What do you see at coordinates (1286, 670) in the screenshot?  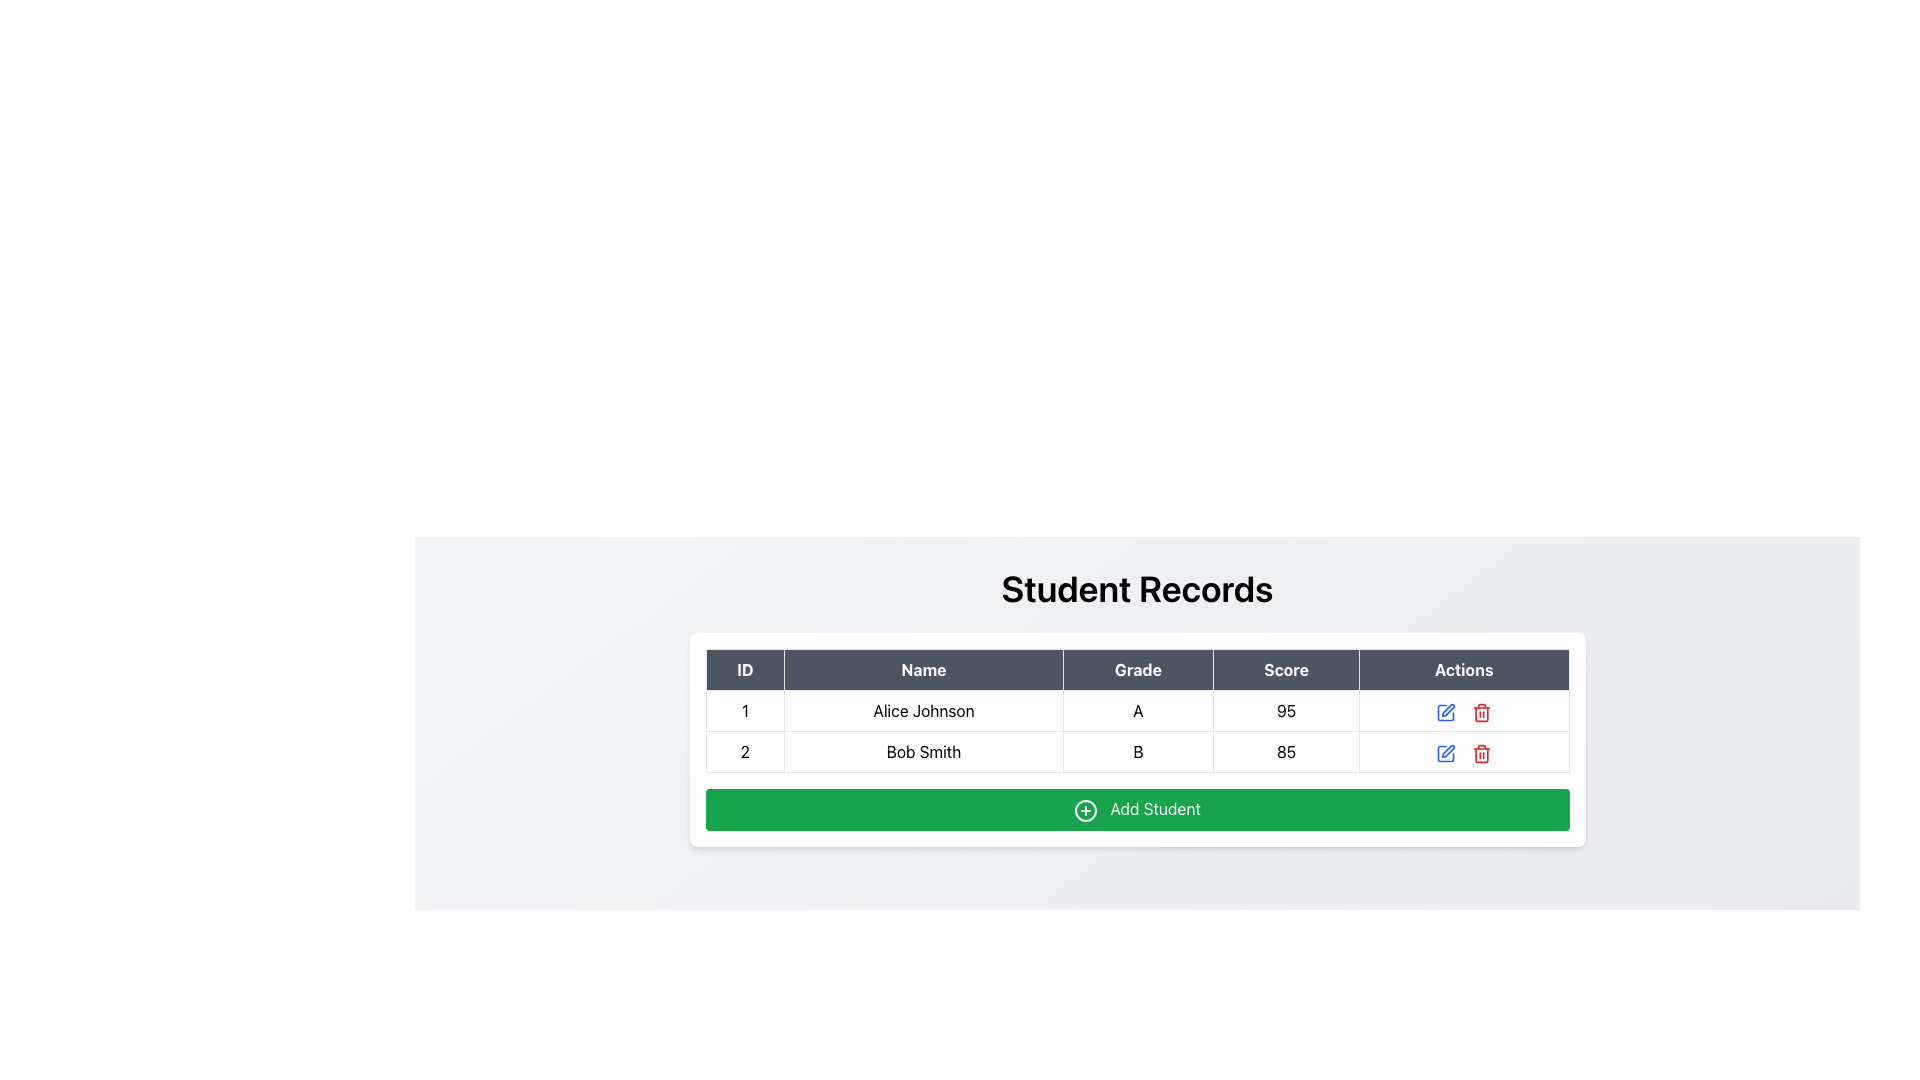 I see `the Table Header Cell that serves as the header label for the 'Score' column, positioned between the 'Grade' and 'Actions' cells` at bounding box center [1286, 670].